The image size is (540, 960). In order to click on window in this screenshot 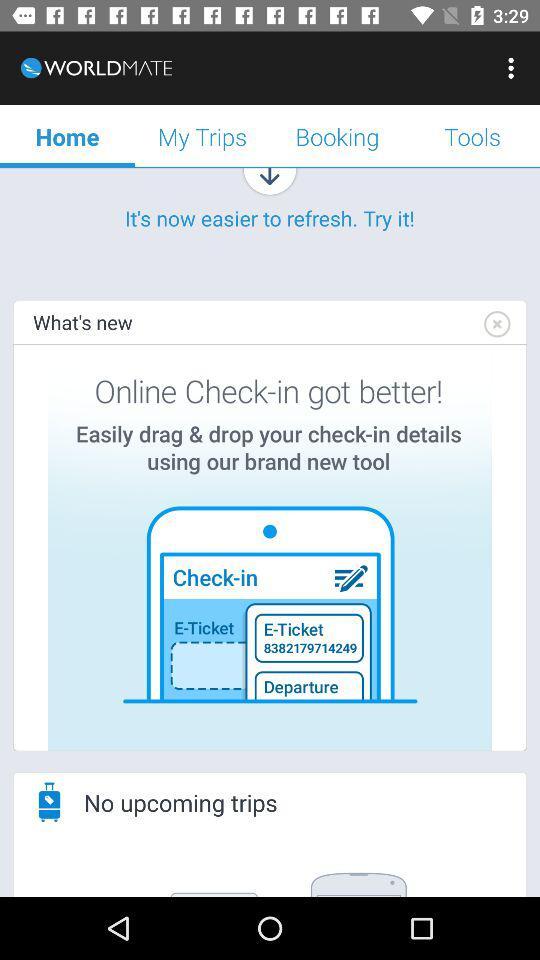, I will do `click(495, 324)`.